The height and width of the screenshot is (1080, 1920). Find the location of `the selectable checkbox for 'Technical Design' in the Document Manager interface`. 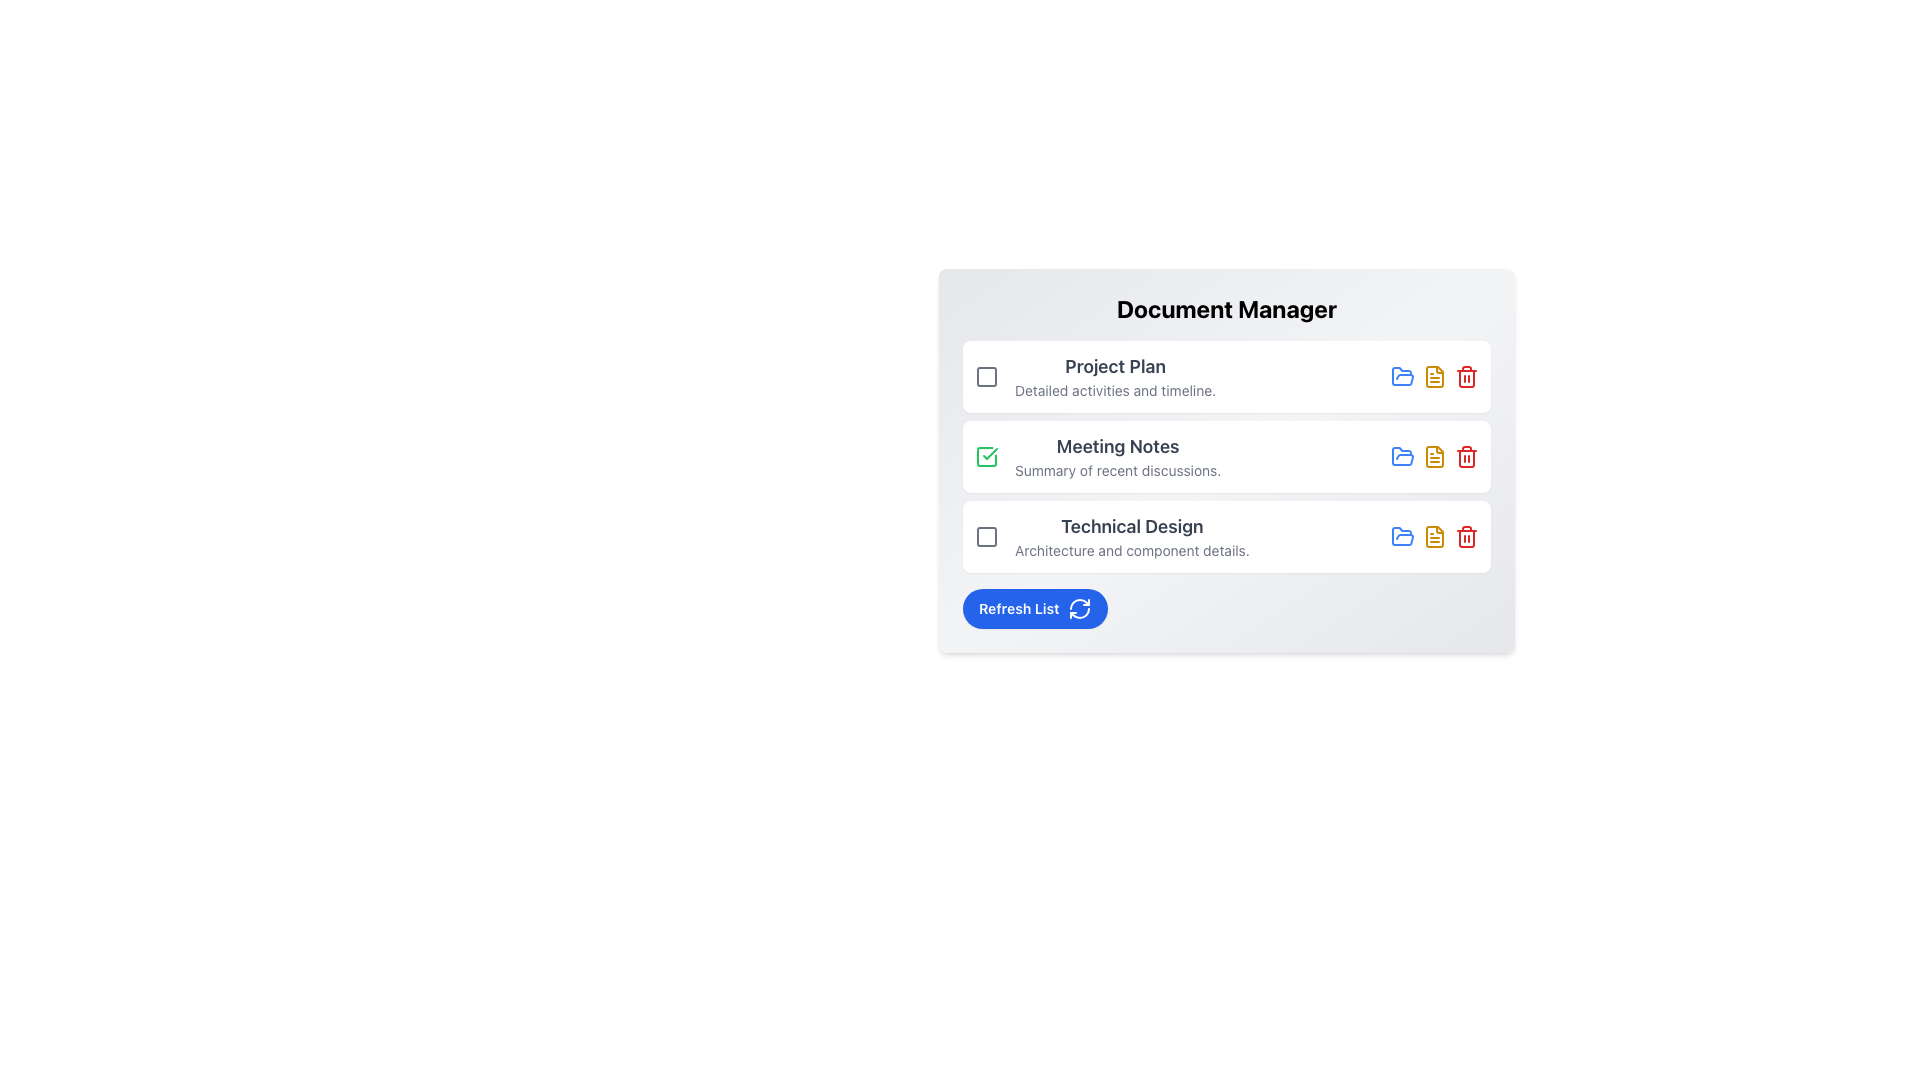

the selectable checkbox for 'Technical Design' in the Document Manager interface is located at coordinates (987, 535).